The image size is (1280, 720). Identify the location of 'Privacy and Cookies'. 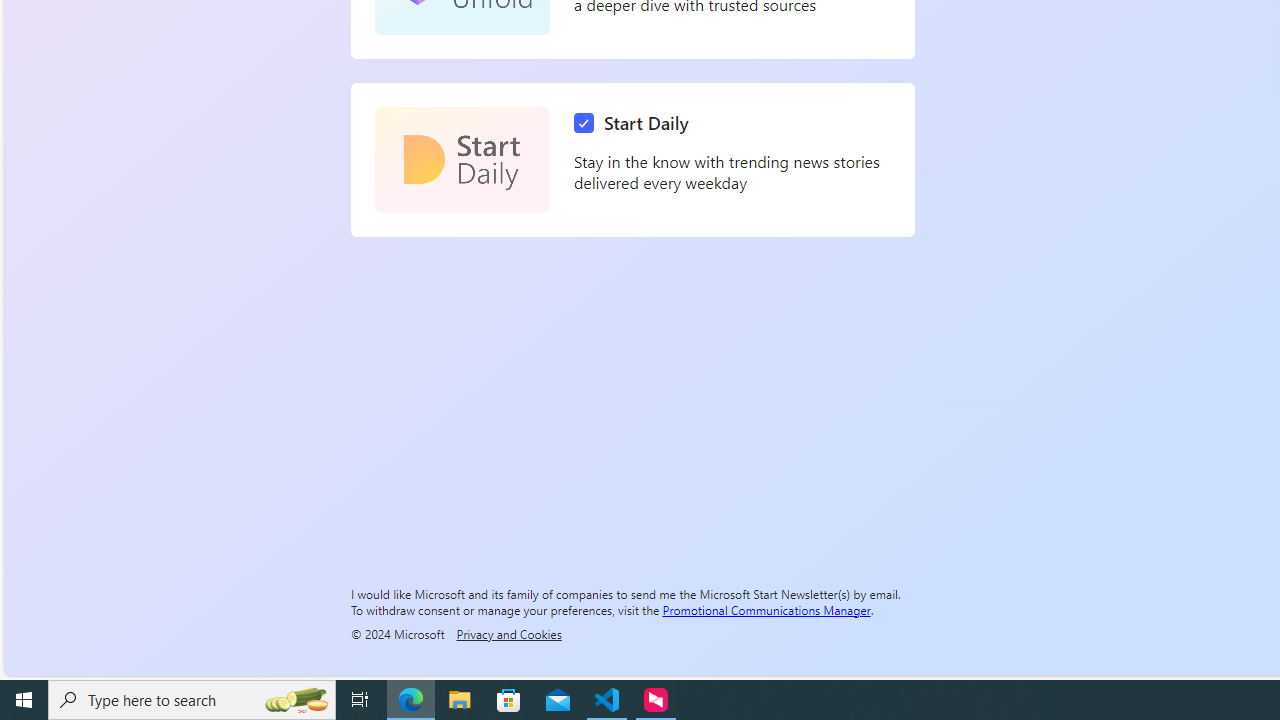
(508, 633).